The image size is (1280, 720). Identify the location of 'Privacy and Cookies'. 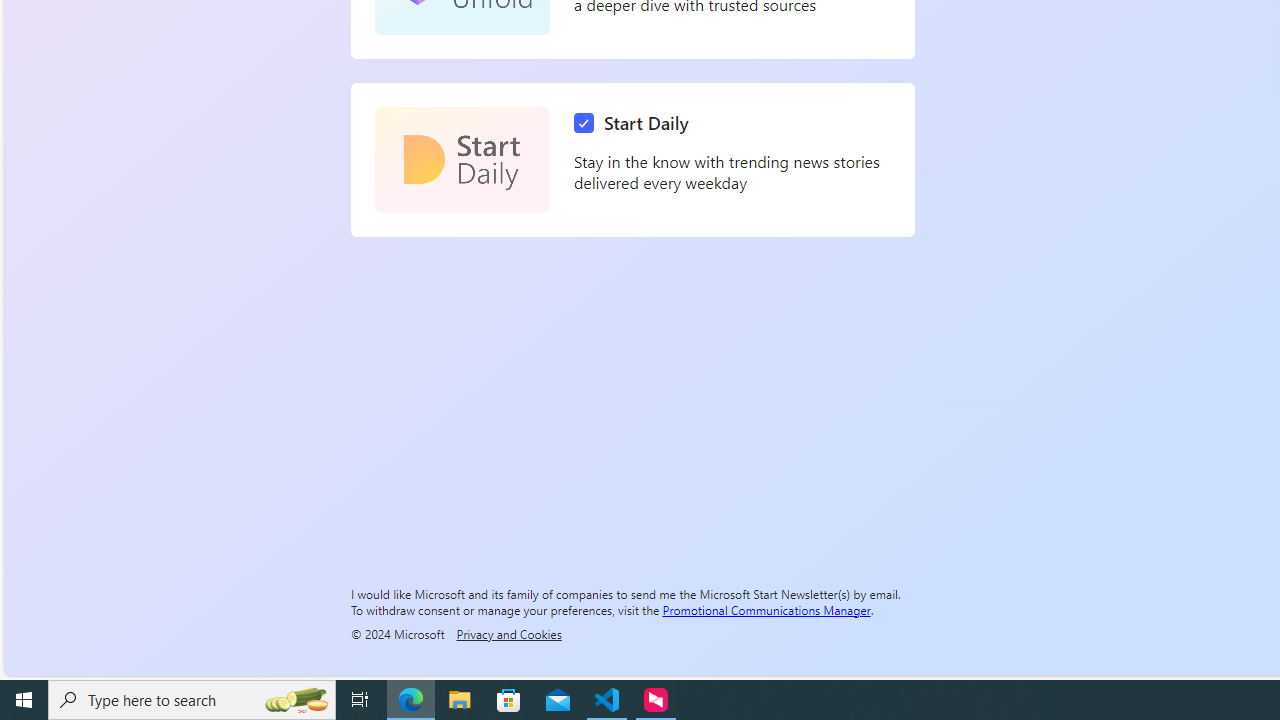
(508, 633).